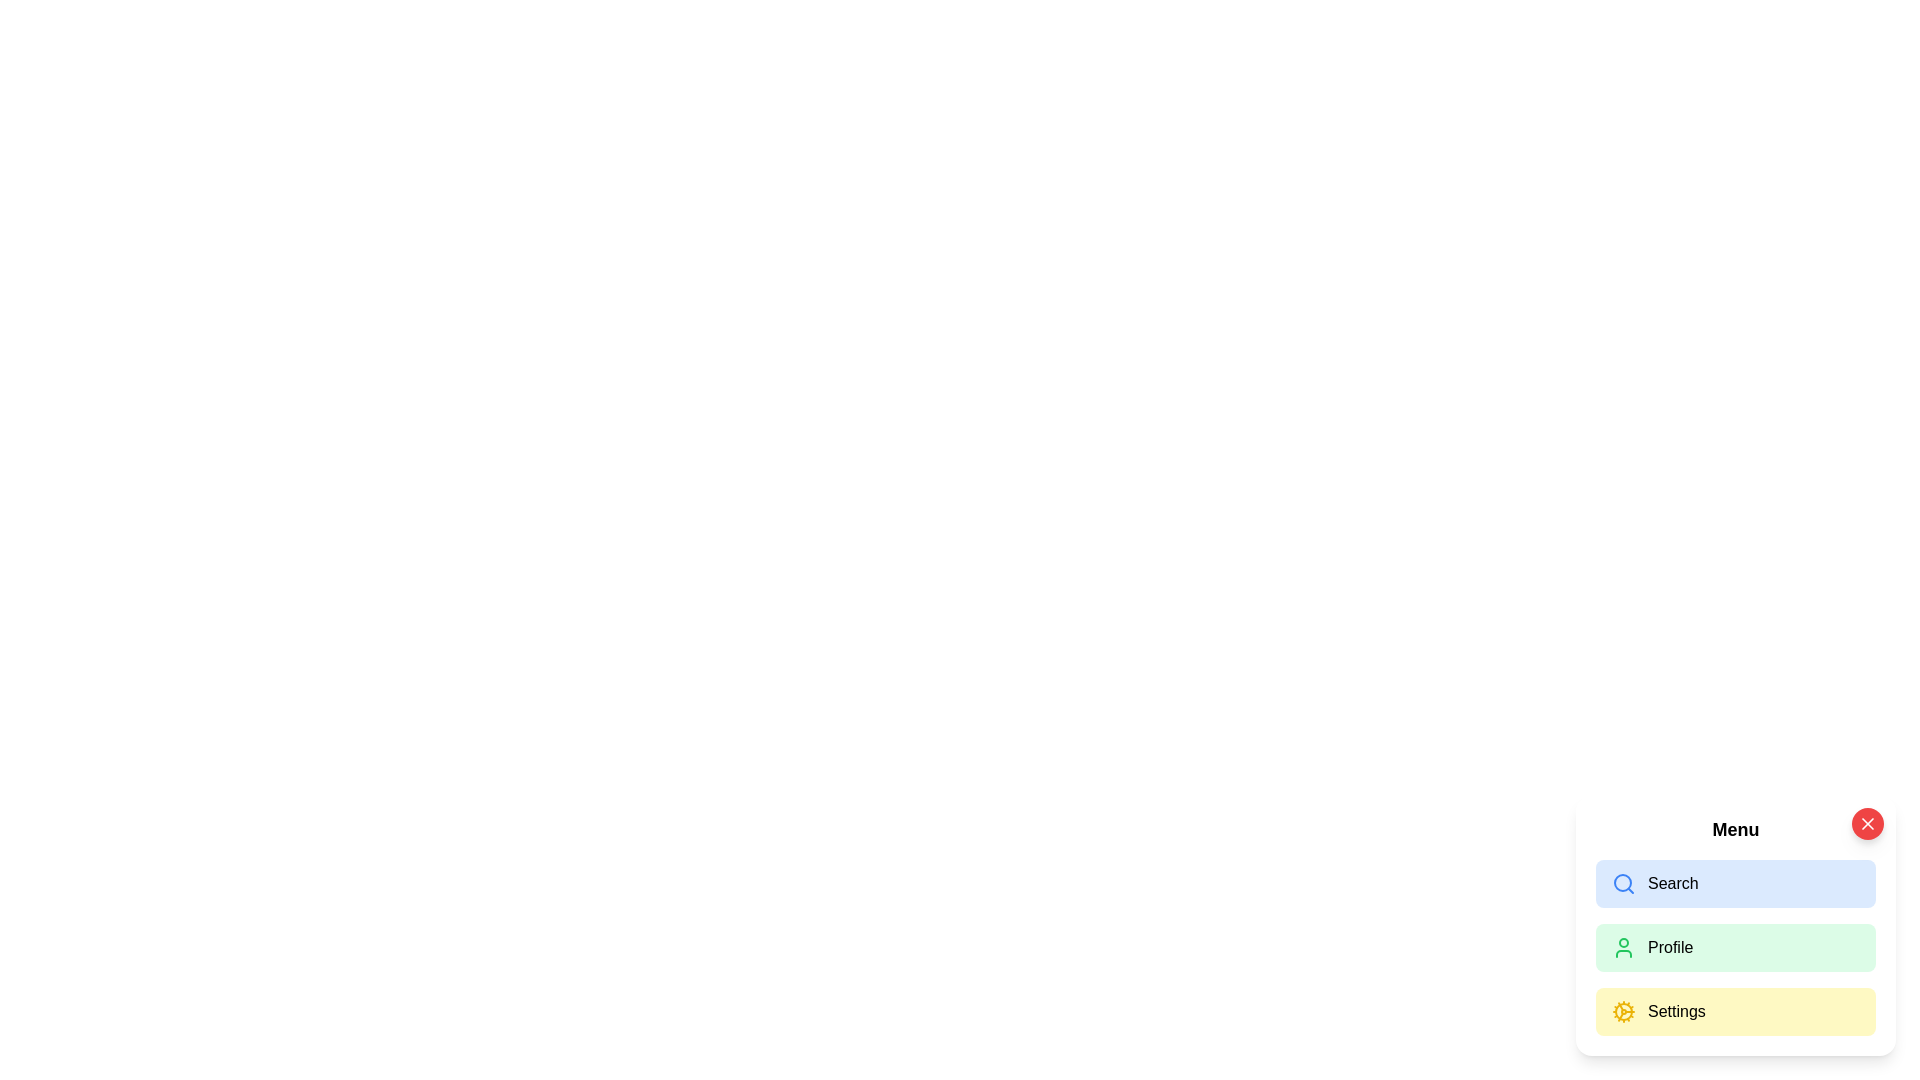  What do you see at coordinates (1623, 947) in the screenshot?
I see `the 'Profile' icon located on the left of the text label in the second row of the vertical drop-down menu` at bounding box center [1623, 947].